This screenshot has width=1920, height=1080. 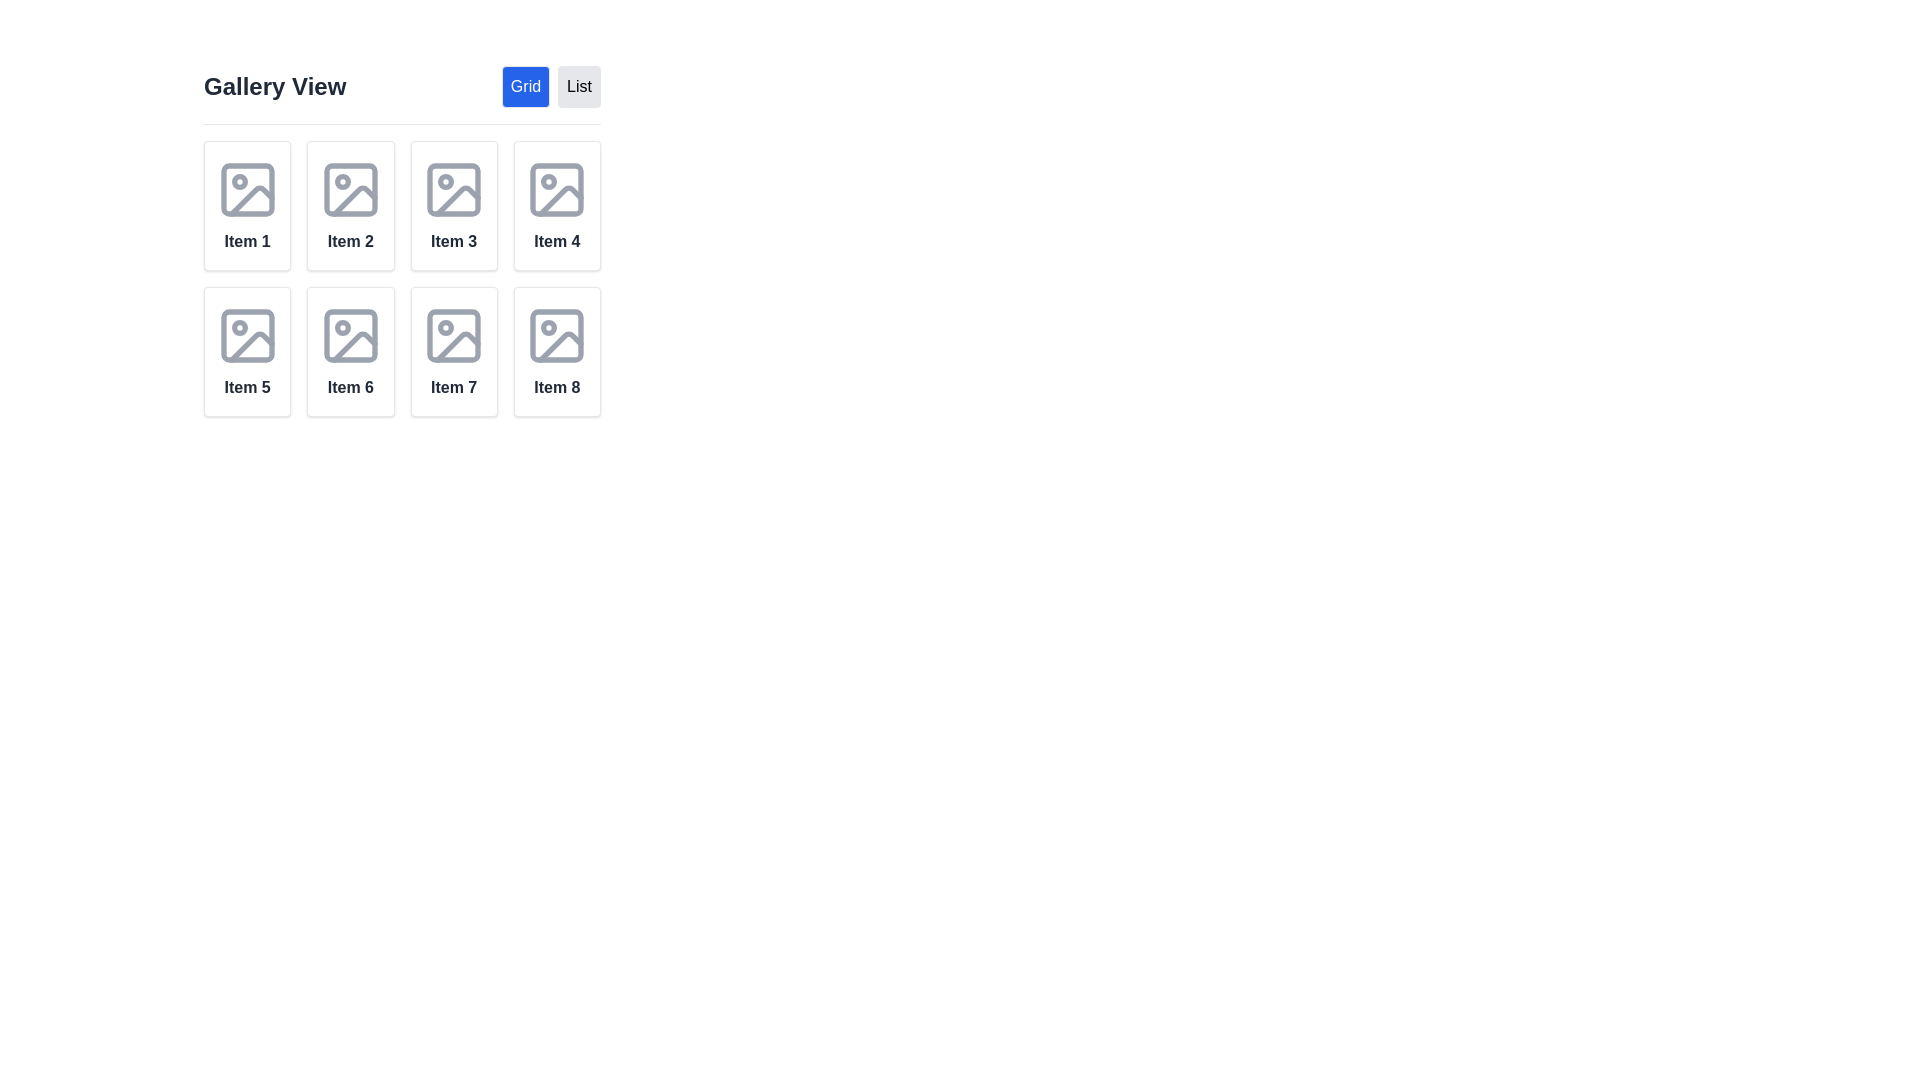 I want to click on the Card Widget that is the first of eight similar cards in the grid layout, which contains an image placeholder icon and is labeled 'Item 1' underneath, so click(x=246, y=205).